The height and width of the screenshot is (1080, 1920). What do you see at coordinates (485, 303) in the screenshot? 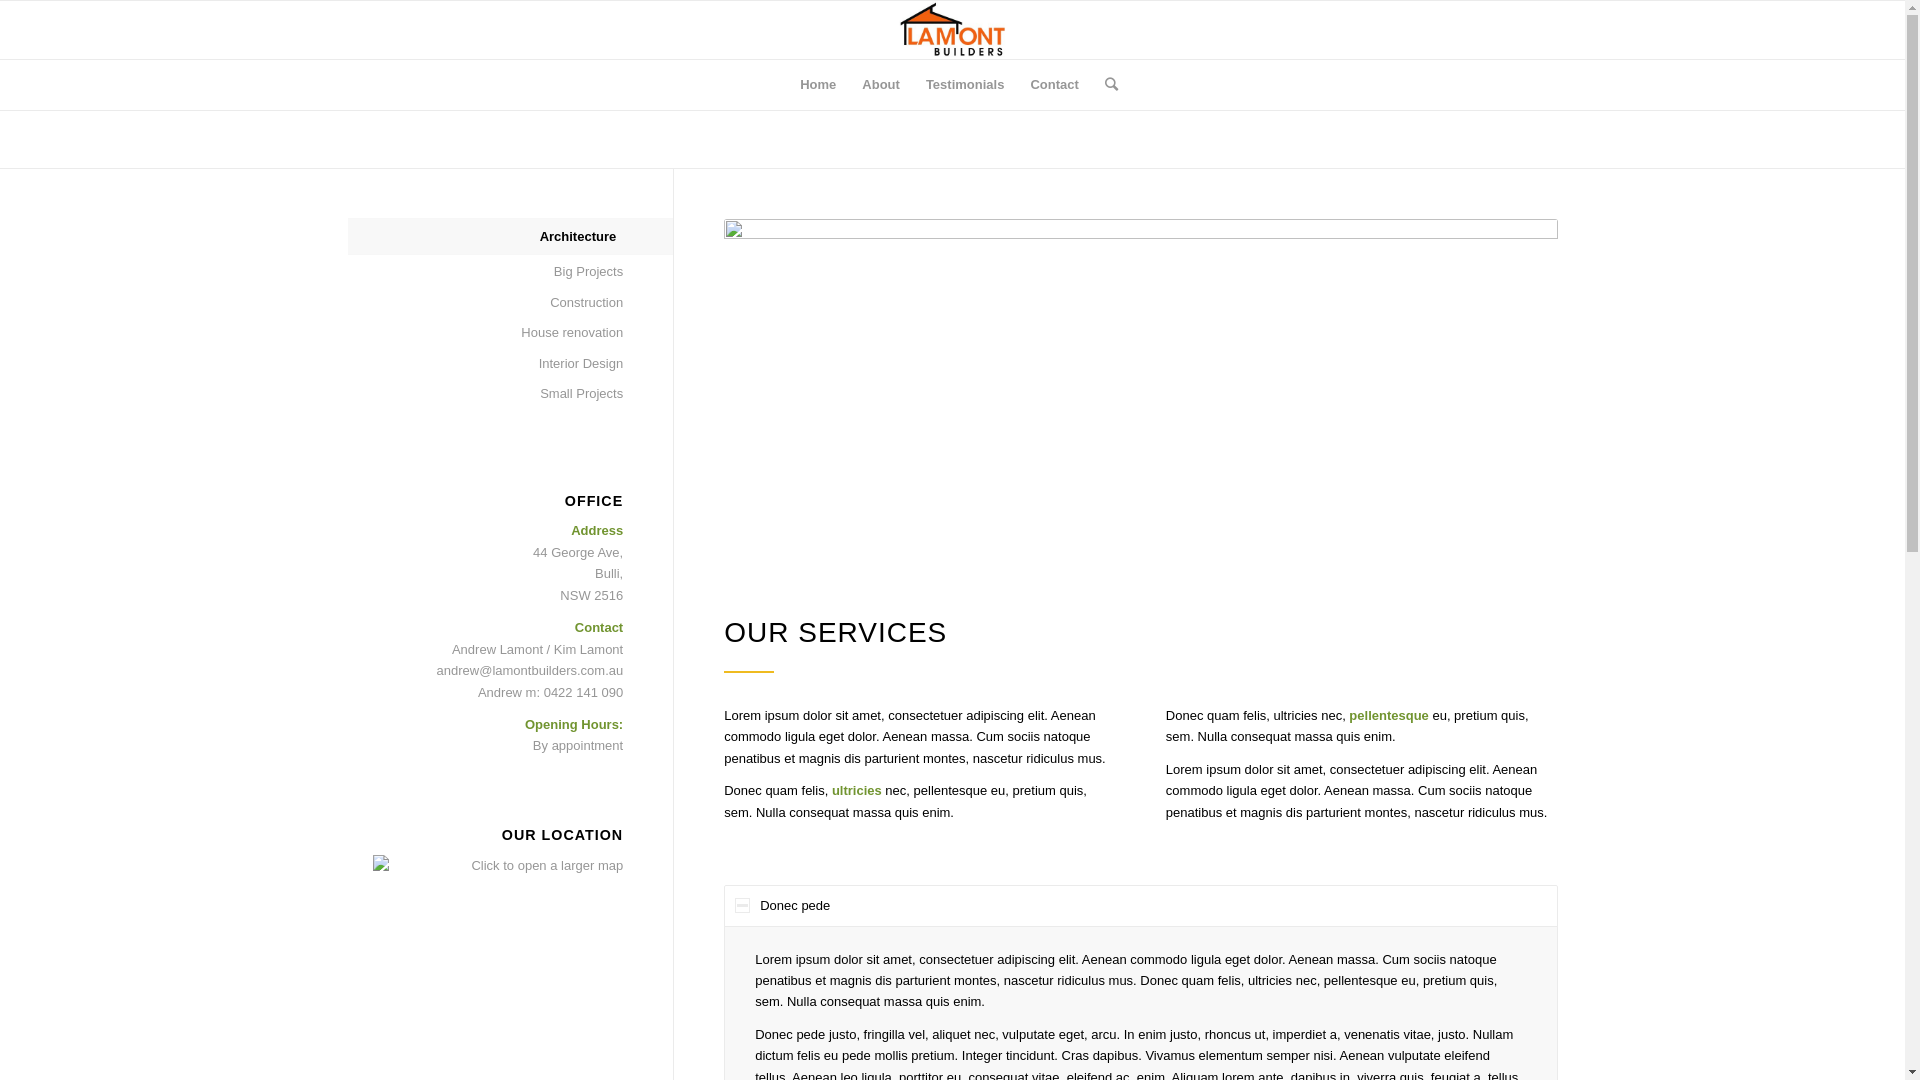
I see `'Construction'` at bounding box center [485, 303].